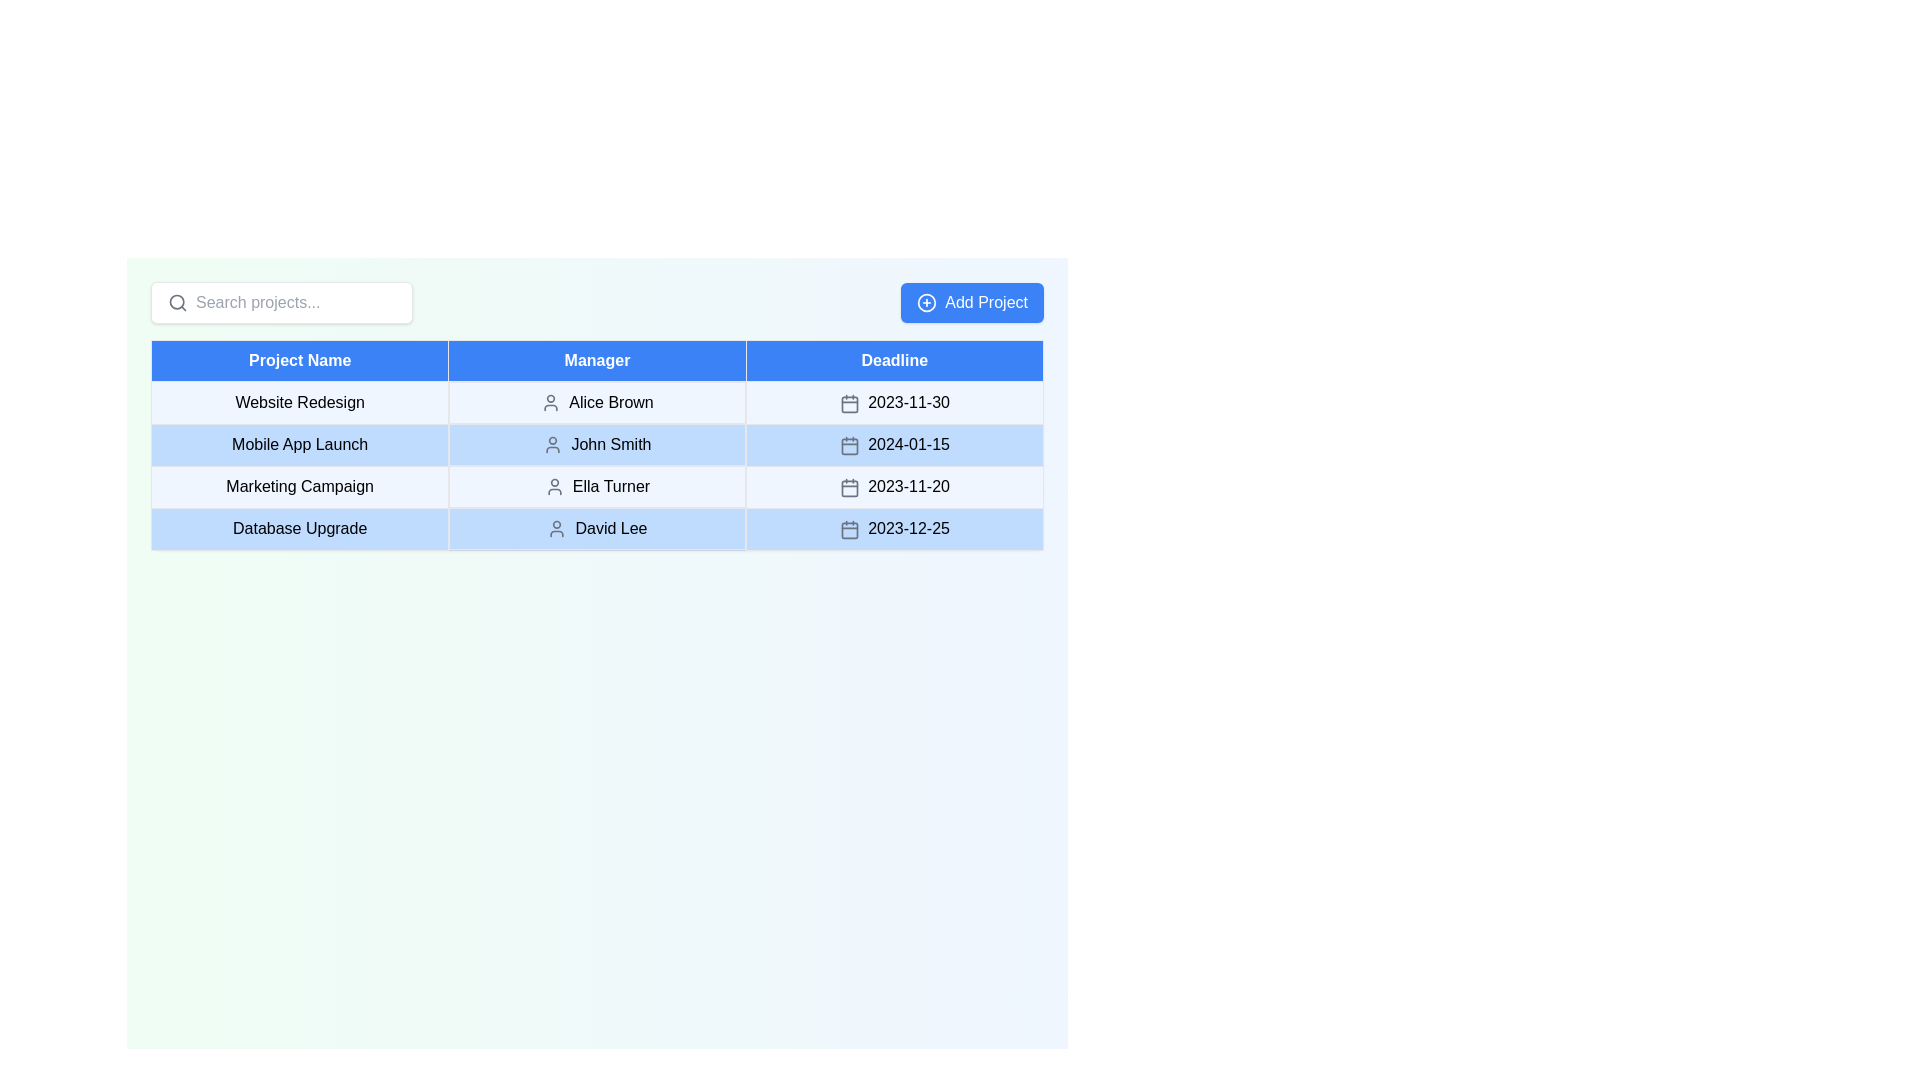 The width and height of the screenshot is (1920, 1080). Describe the element at coordinates (893, 528) in the screenshot. I see `the date display element showing the deadline date in the fourth row of the table under the 'Deadline' column` at that location.